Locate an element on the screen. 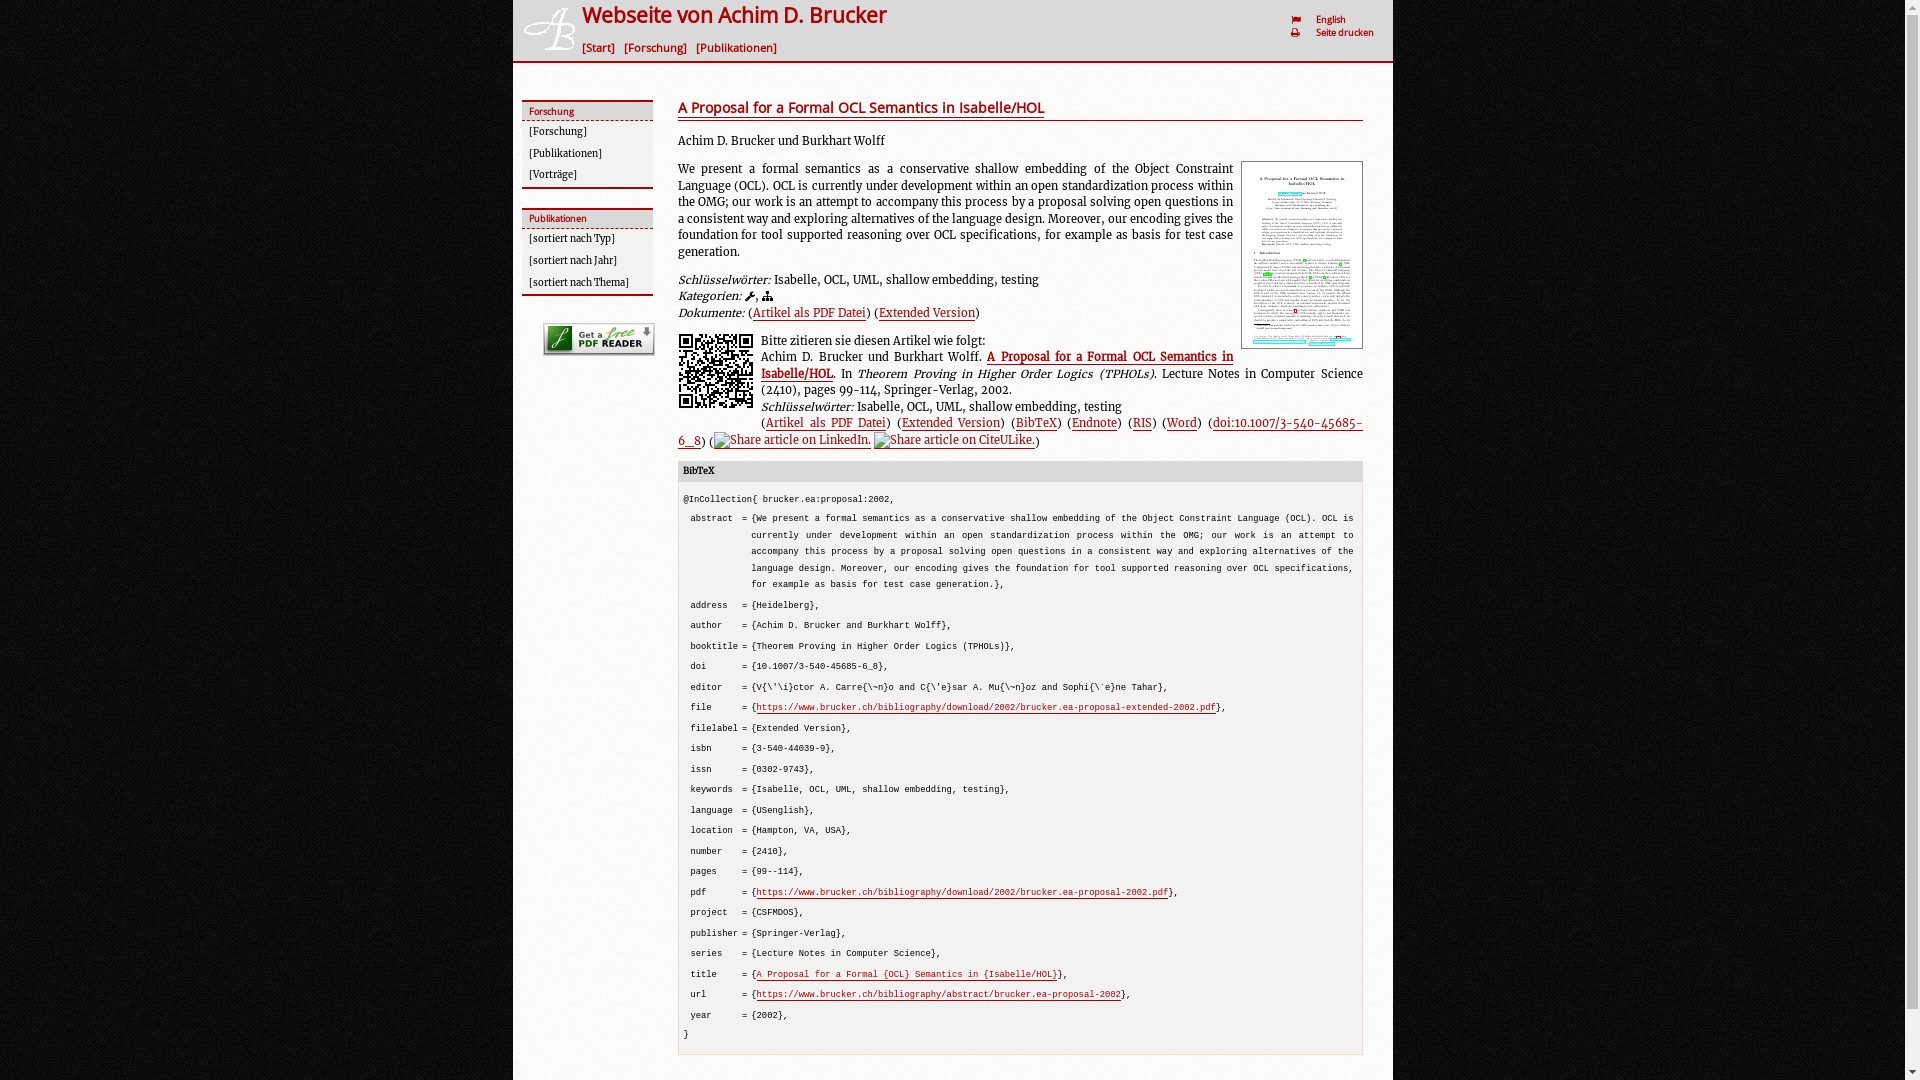 This screenshot has width=1920, height=1080. '[Forschung]' is located at coordinates (658, 46).